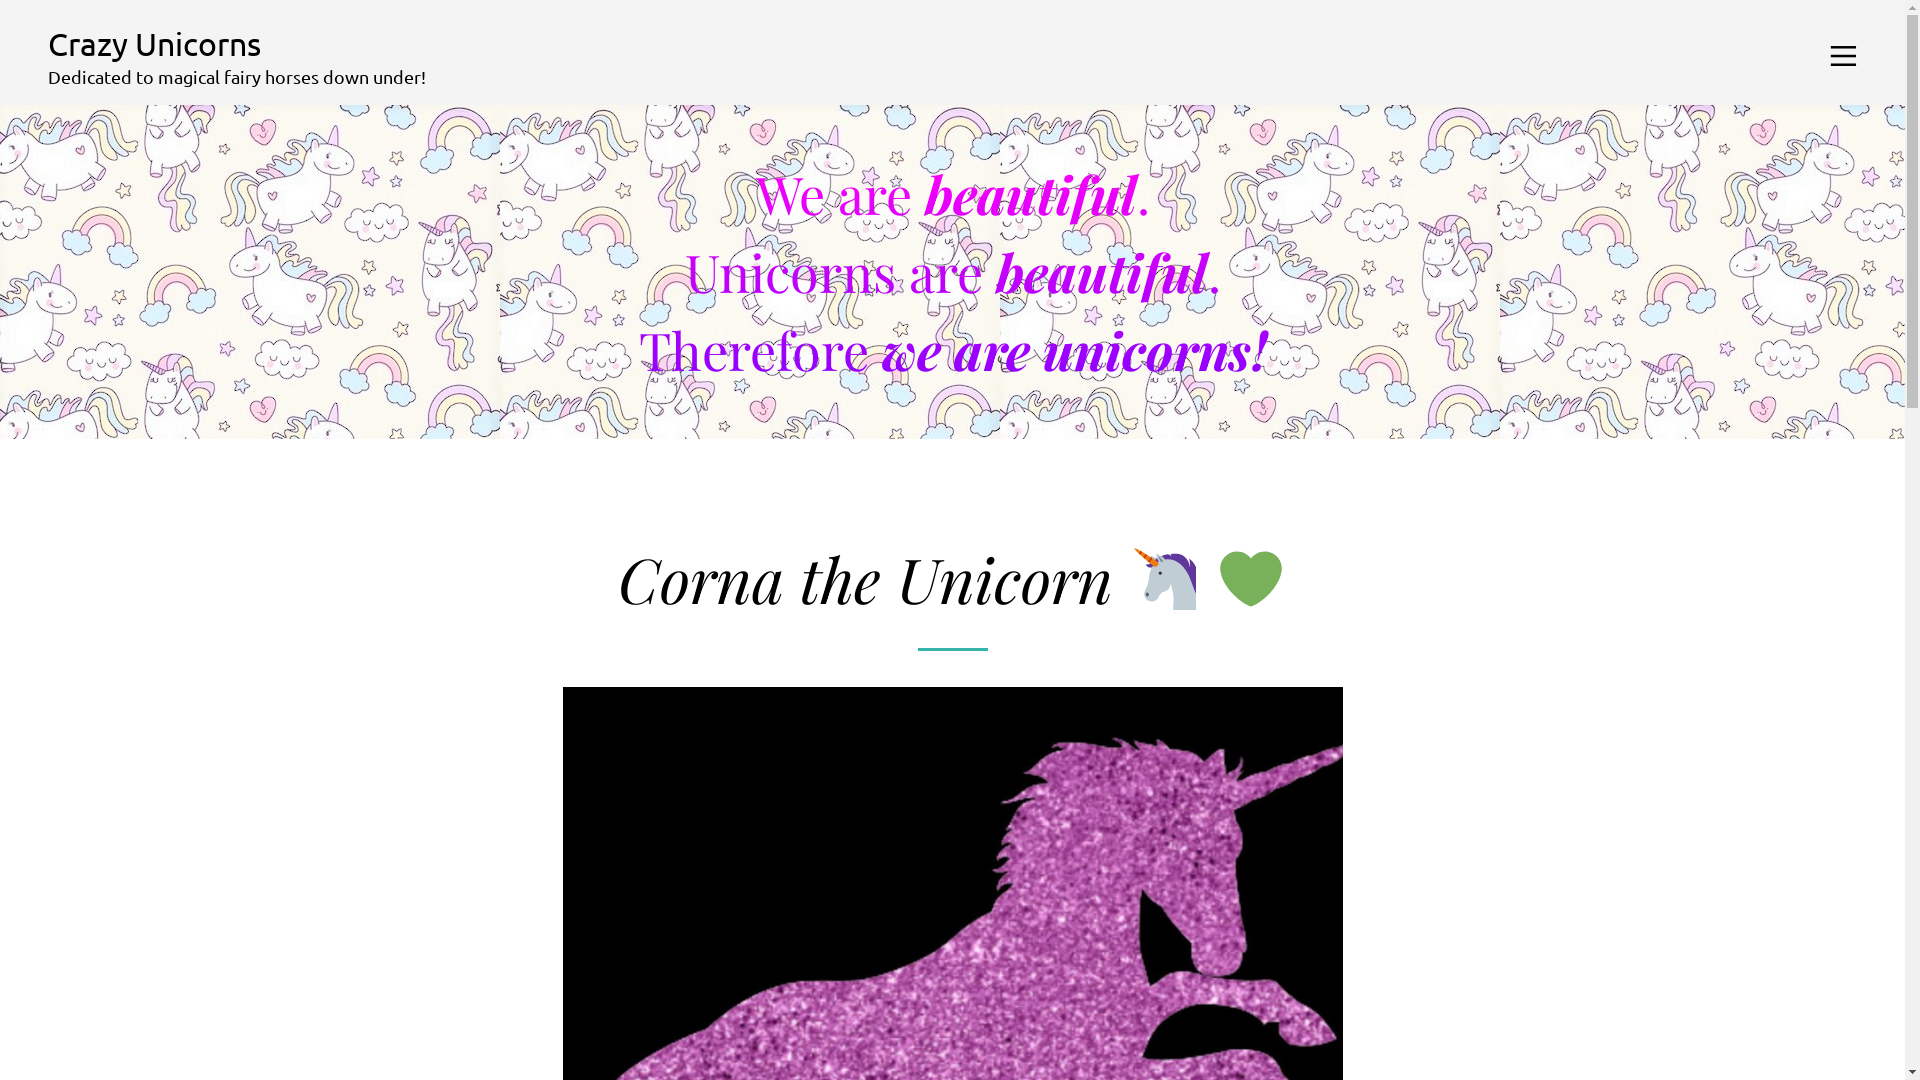 This screenshot has width=1920, height=1080. I want to click on 'Crazy Unicorns', so click(48, 43).